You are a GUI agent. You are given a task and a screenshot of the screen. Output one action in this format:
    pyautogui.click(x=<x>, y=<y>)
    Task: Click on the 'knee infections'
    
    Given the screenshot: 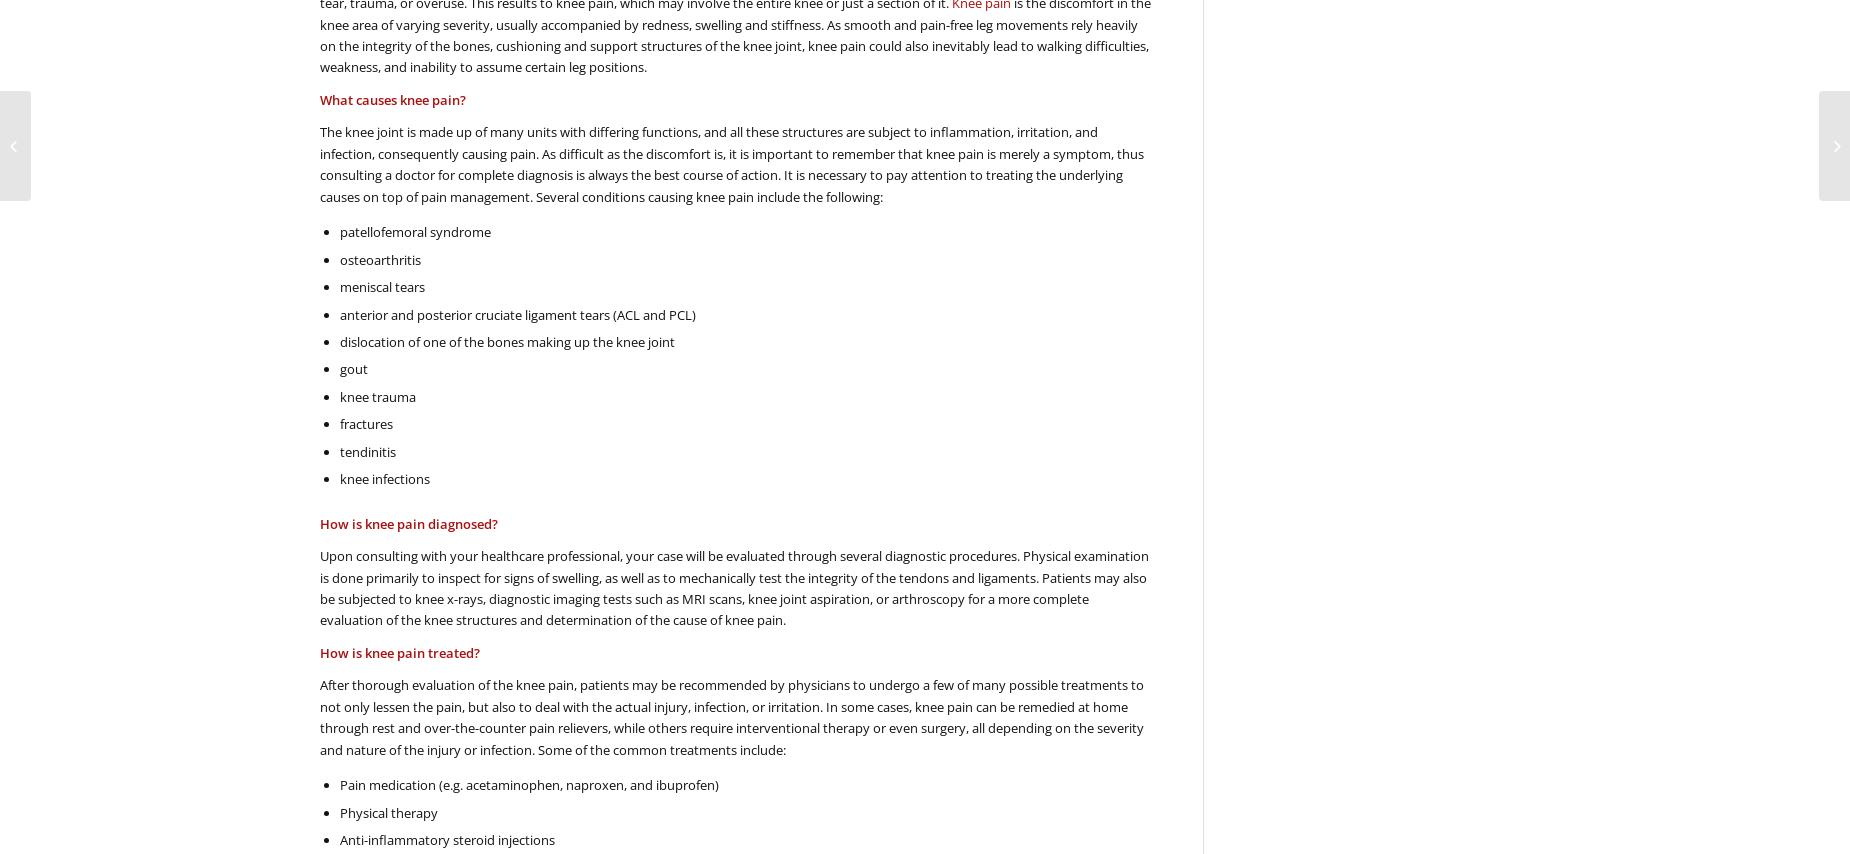 What is the action you would take?
    pyautogui.click(x=383, y=479)
    